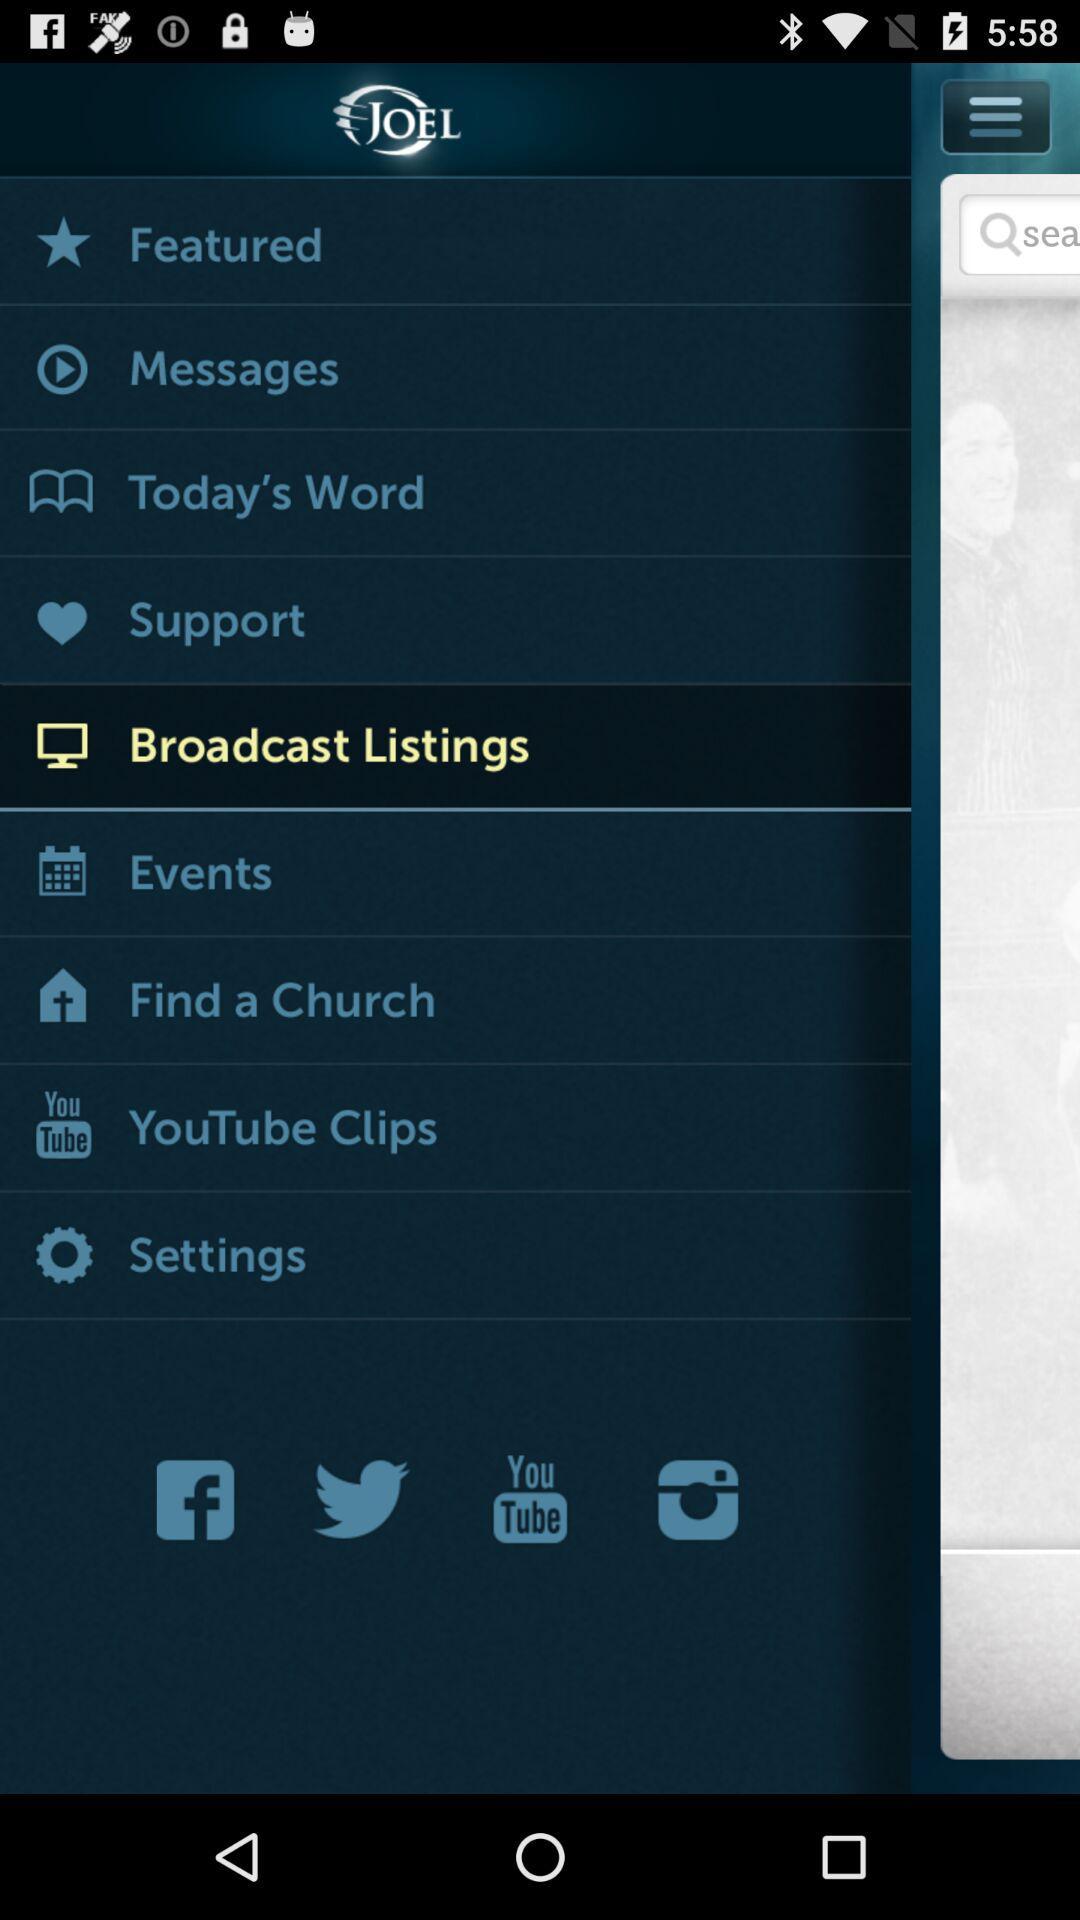  What do you see at coordinates (201, 1499) in the screenshot?
I see `item at the bottom left corner` at bounding box center [201, 1499].